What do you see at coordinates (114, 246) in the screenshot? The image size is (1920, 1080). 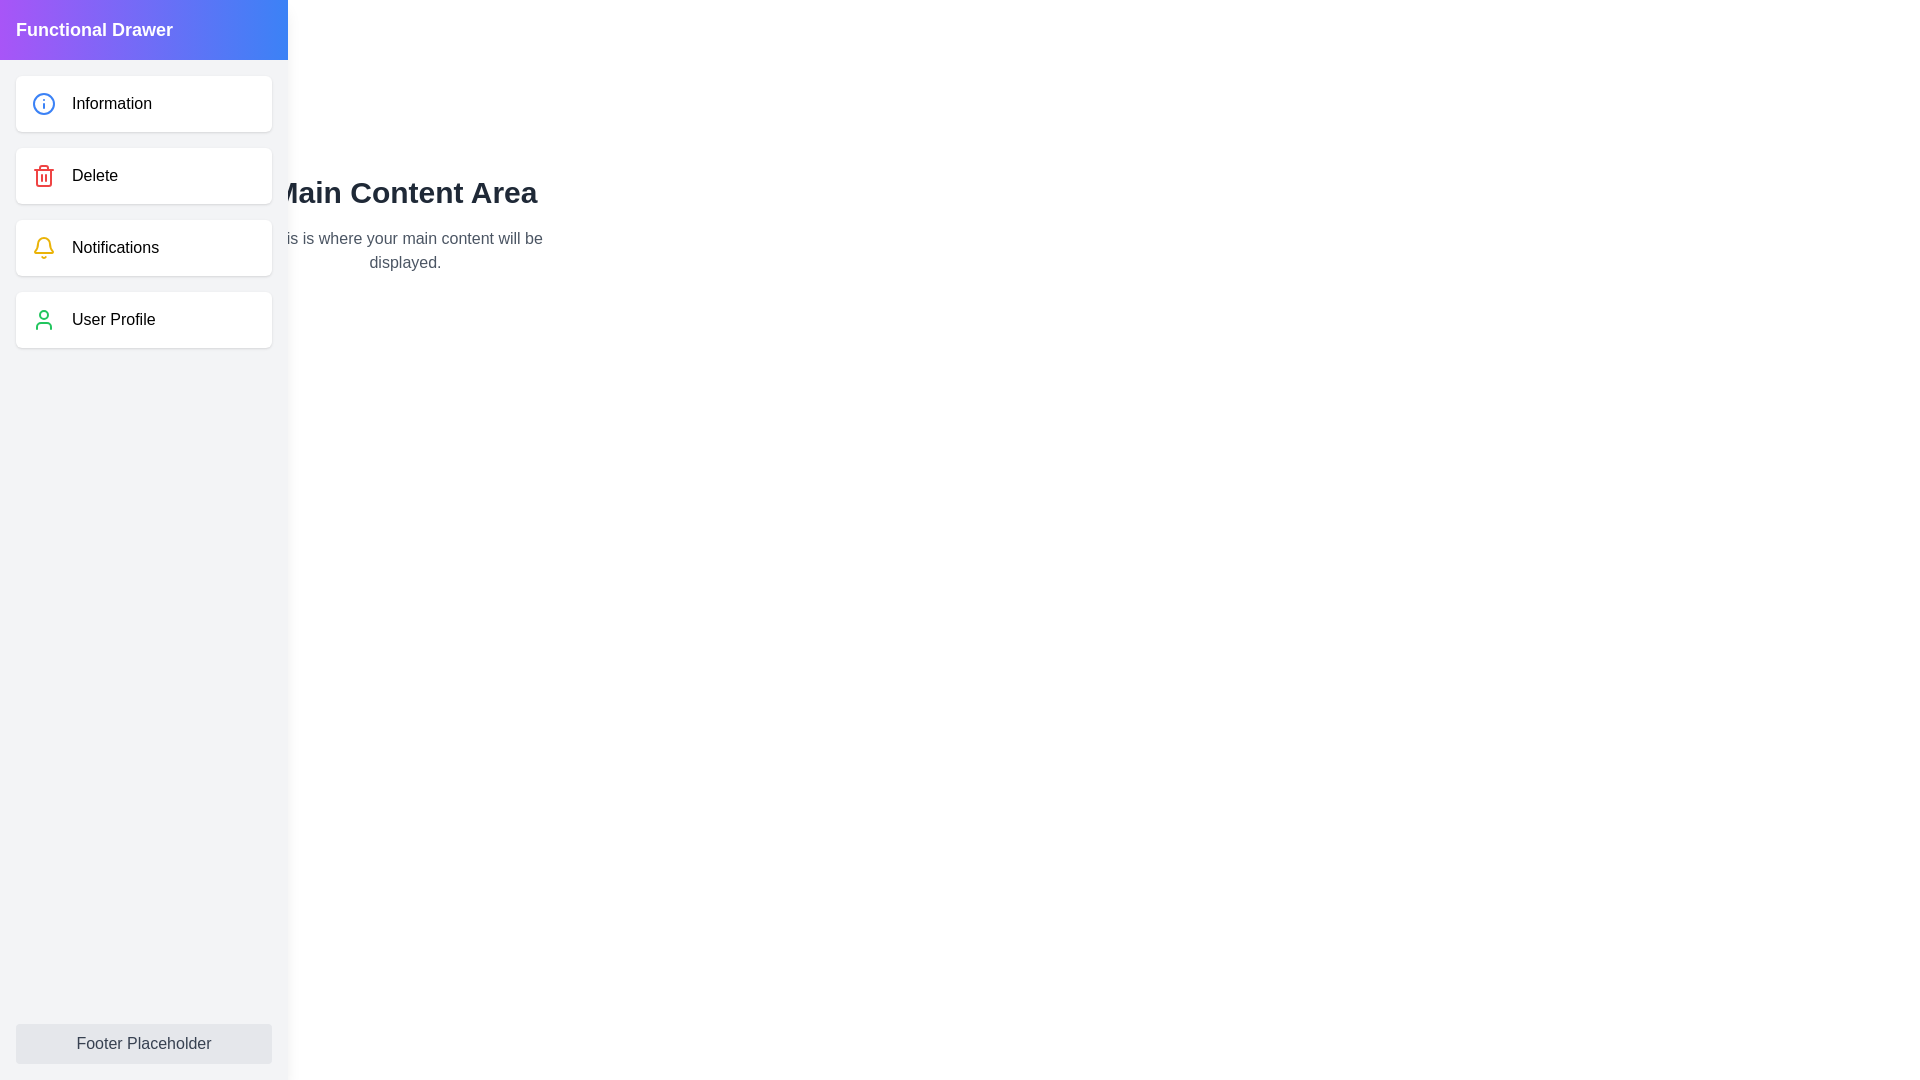 I see `the 'Notifications' text label` at bounding box center [114, 246].